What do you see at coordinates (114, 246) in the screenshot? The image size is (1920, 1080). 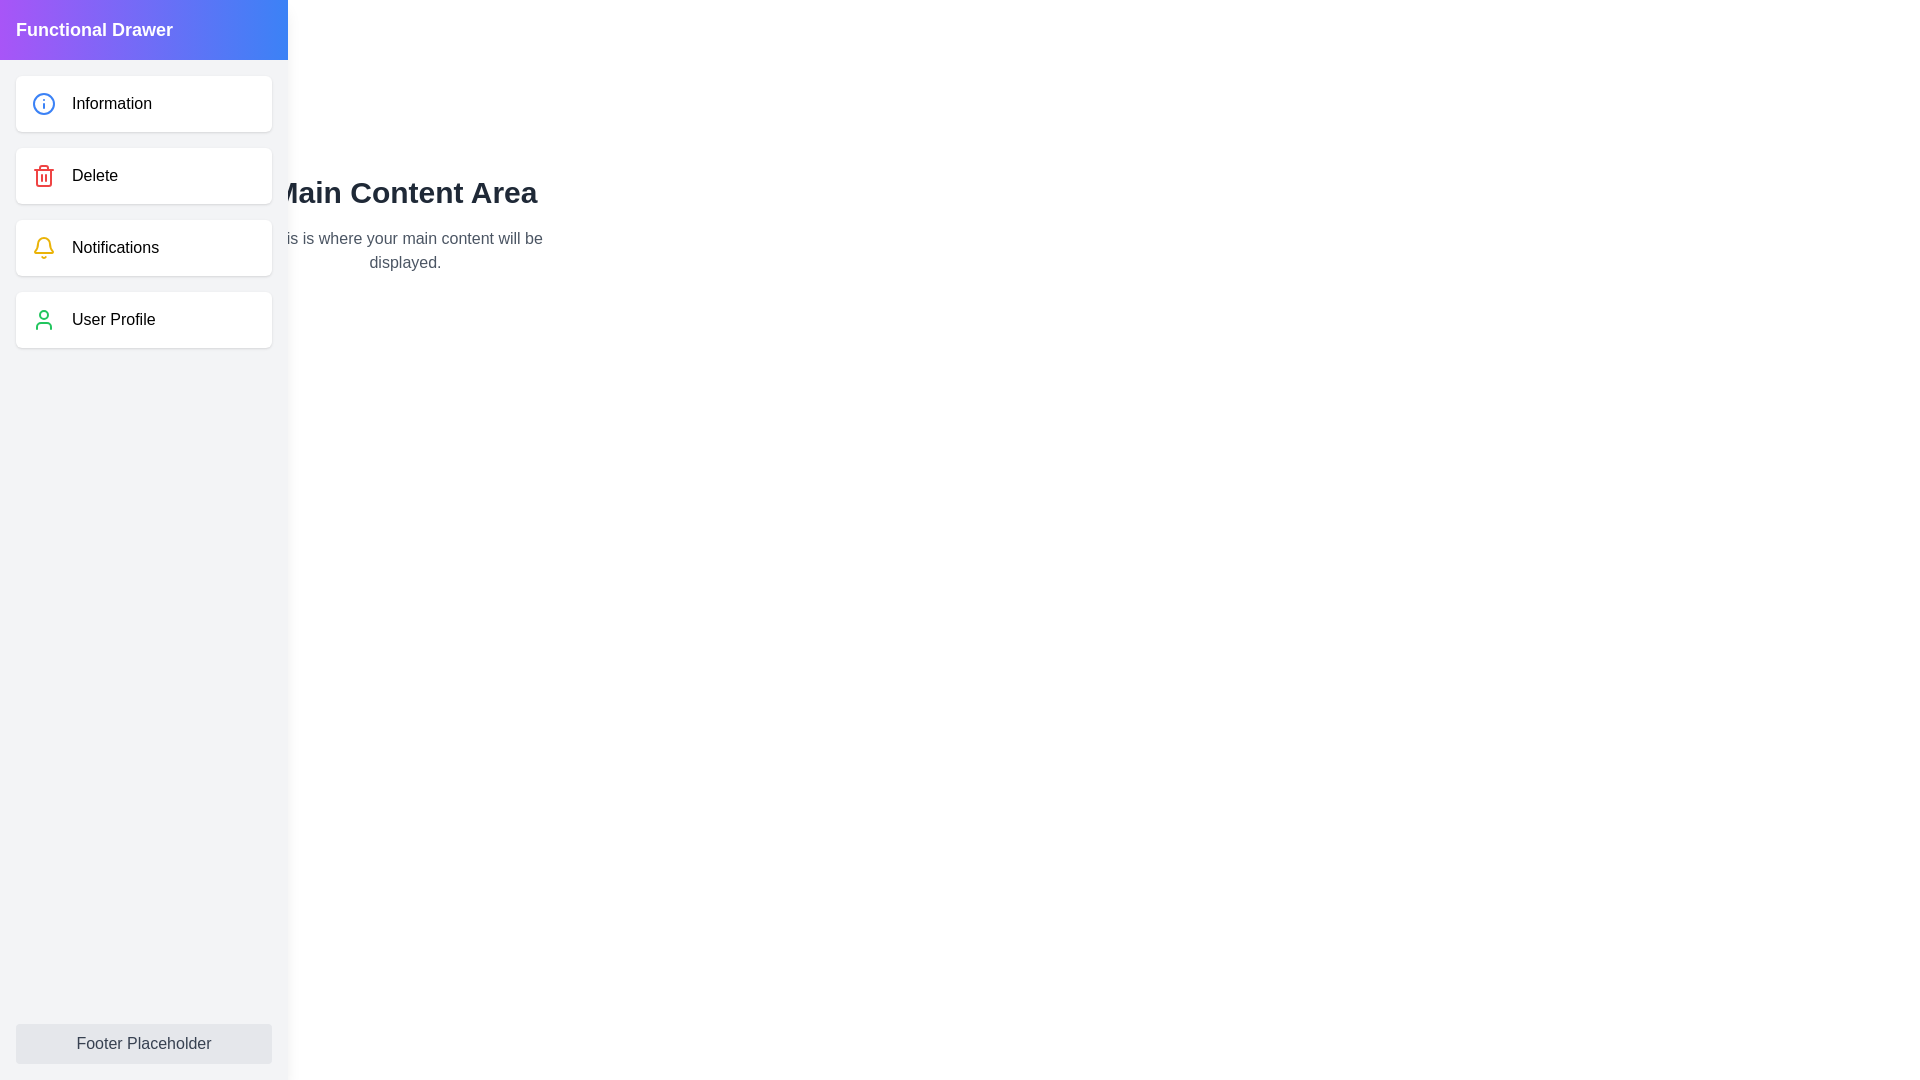 I see `the 'Notifications' text label` at bounding box center [114, 246].